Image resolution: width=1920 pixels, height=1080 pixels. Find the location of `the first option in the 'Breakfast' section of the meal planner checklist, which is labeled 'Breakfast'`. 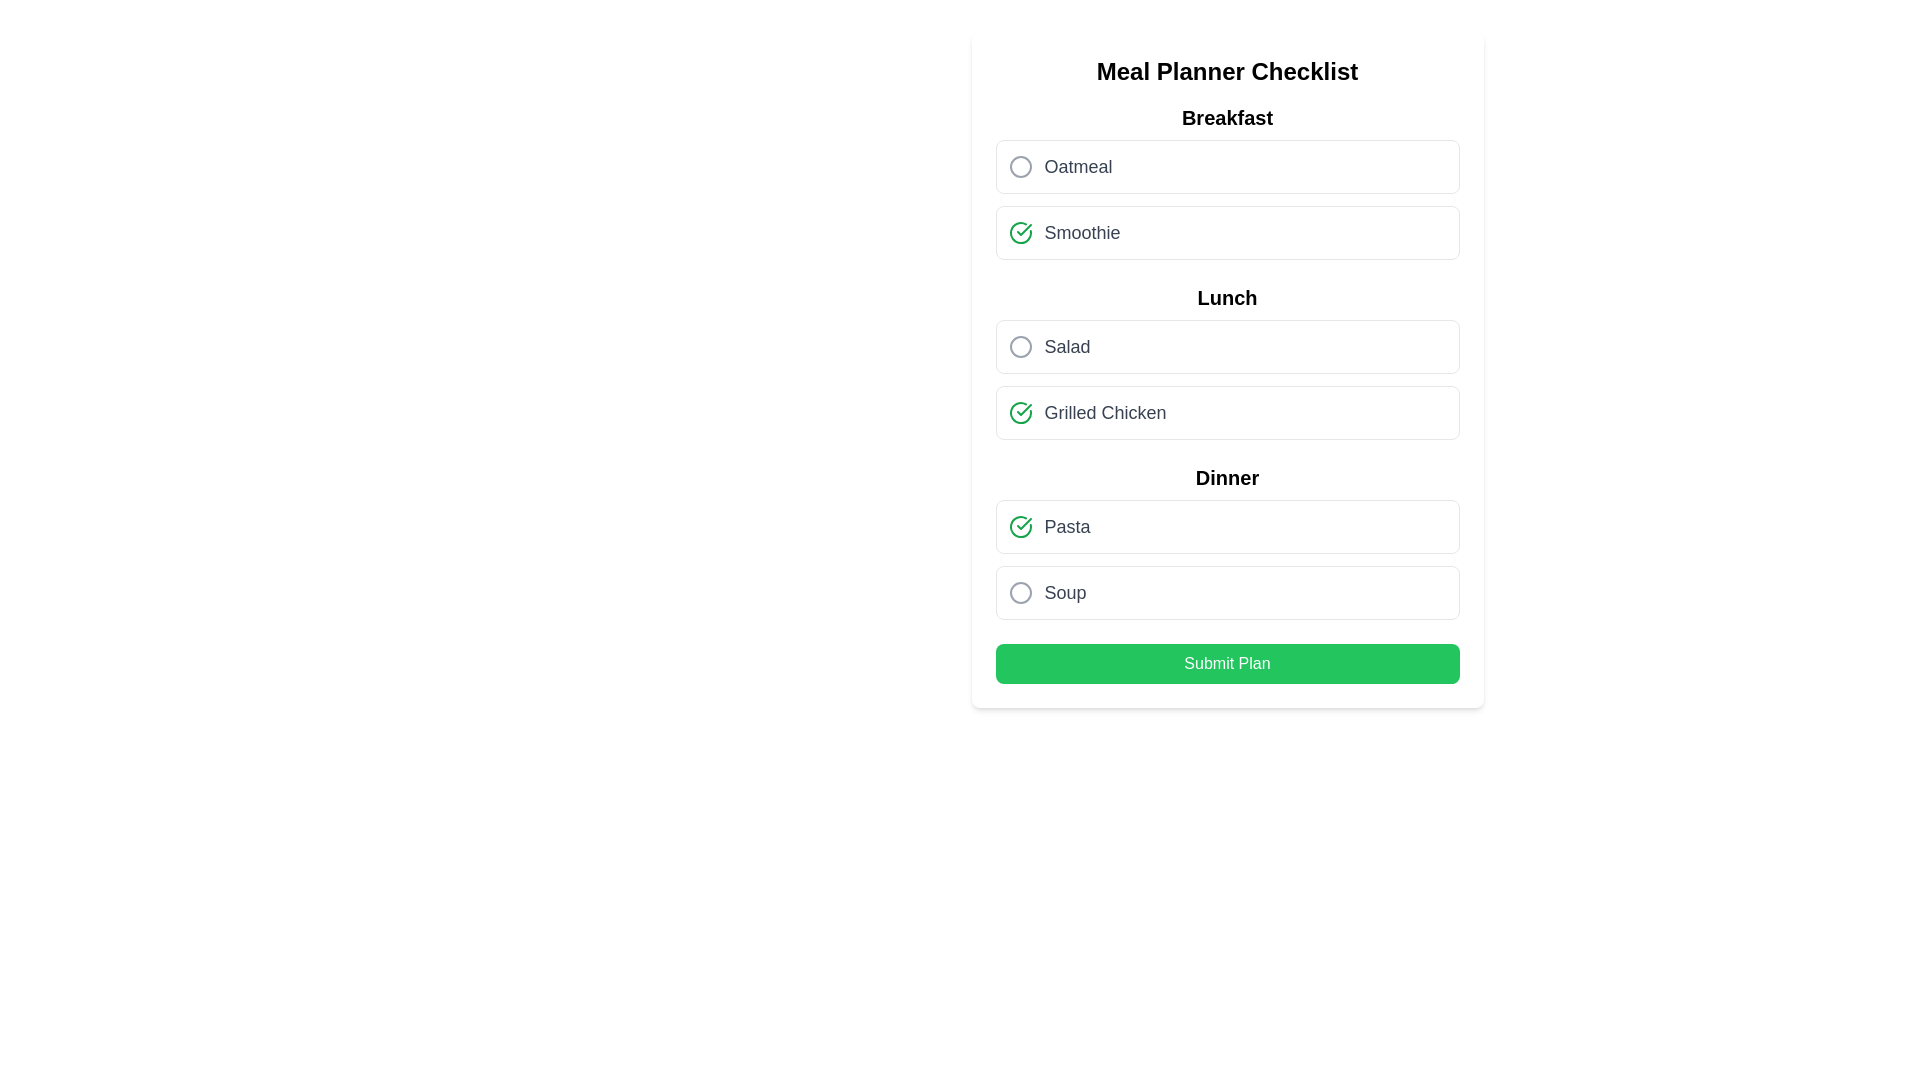

the first option in the 'Breakfast' section of the meal planner checklist, which is labeled 'Breakfast' is located at coordinates (1226, 165).